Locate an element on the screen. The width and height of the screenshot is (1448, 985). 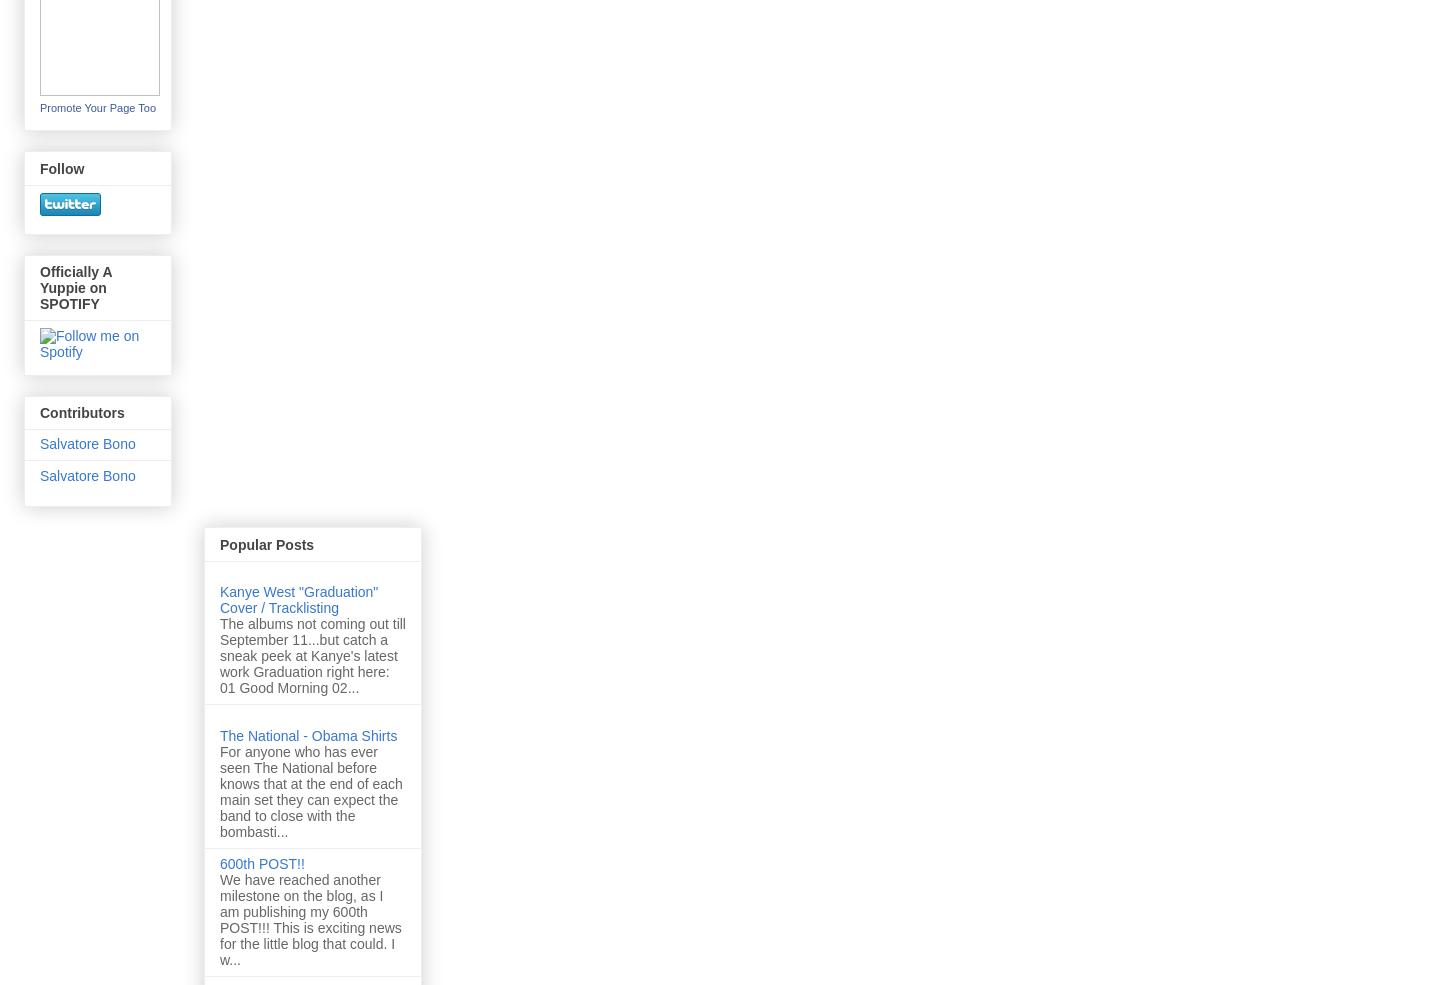
'The National - Obama Shirts' is located at coordinates (307, 735).